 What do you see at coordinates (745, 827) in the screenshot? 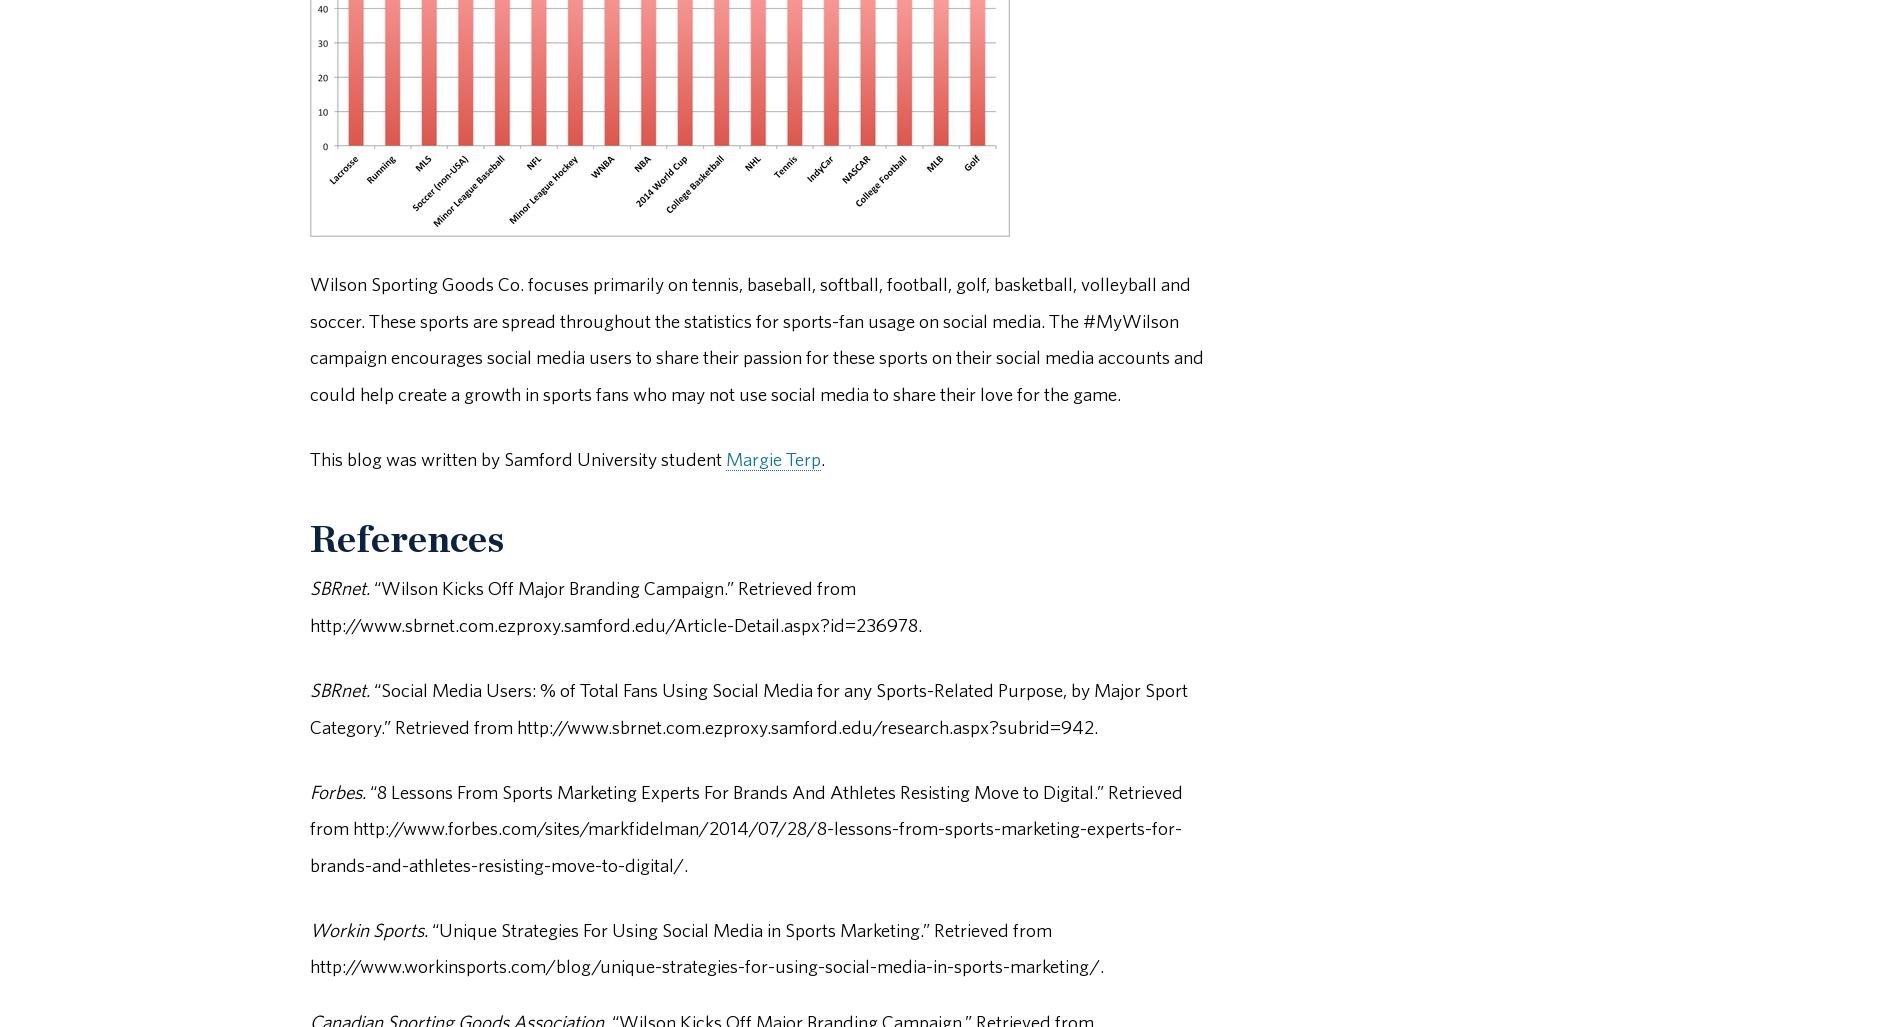
I see `'“8 Lessons From Sports Marketing Experts For Brands And Athletes Resisting Move to Digital.” Retrieved from http://www.forbes.com/sites/markfidelman/2014/07/28/8-lessons-from-sports-marketing-experts-for-brands-and-athletes-resisting-move-to-digital/.'` at bounding box center [745, 827].